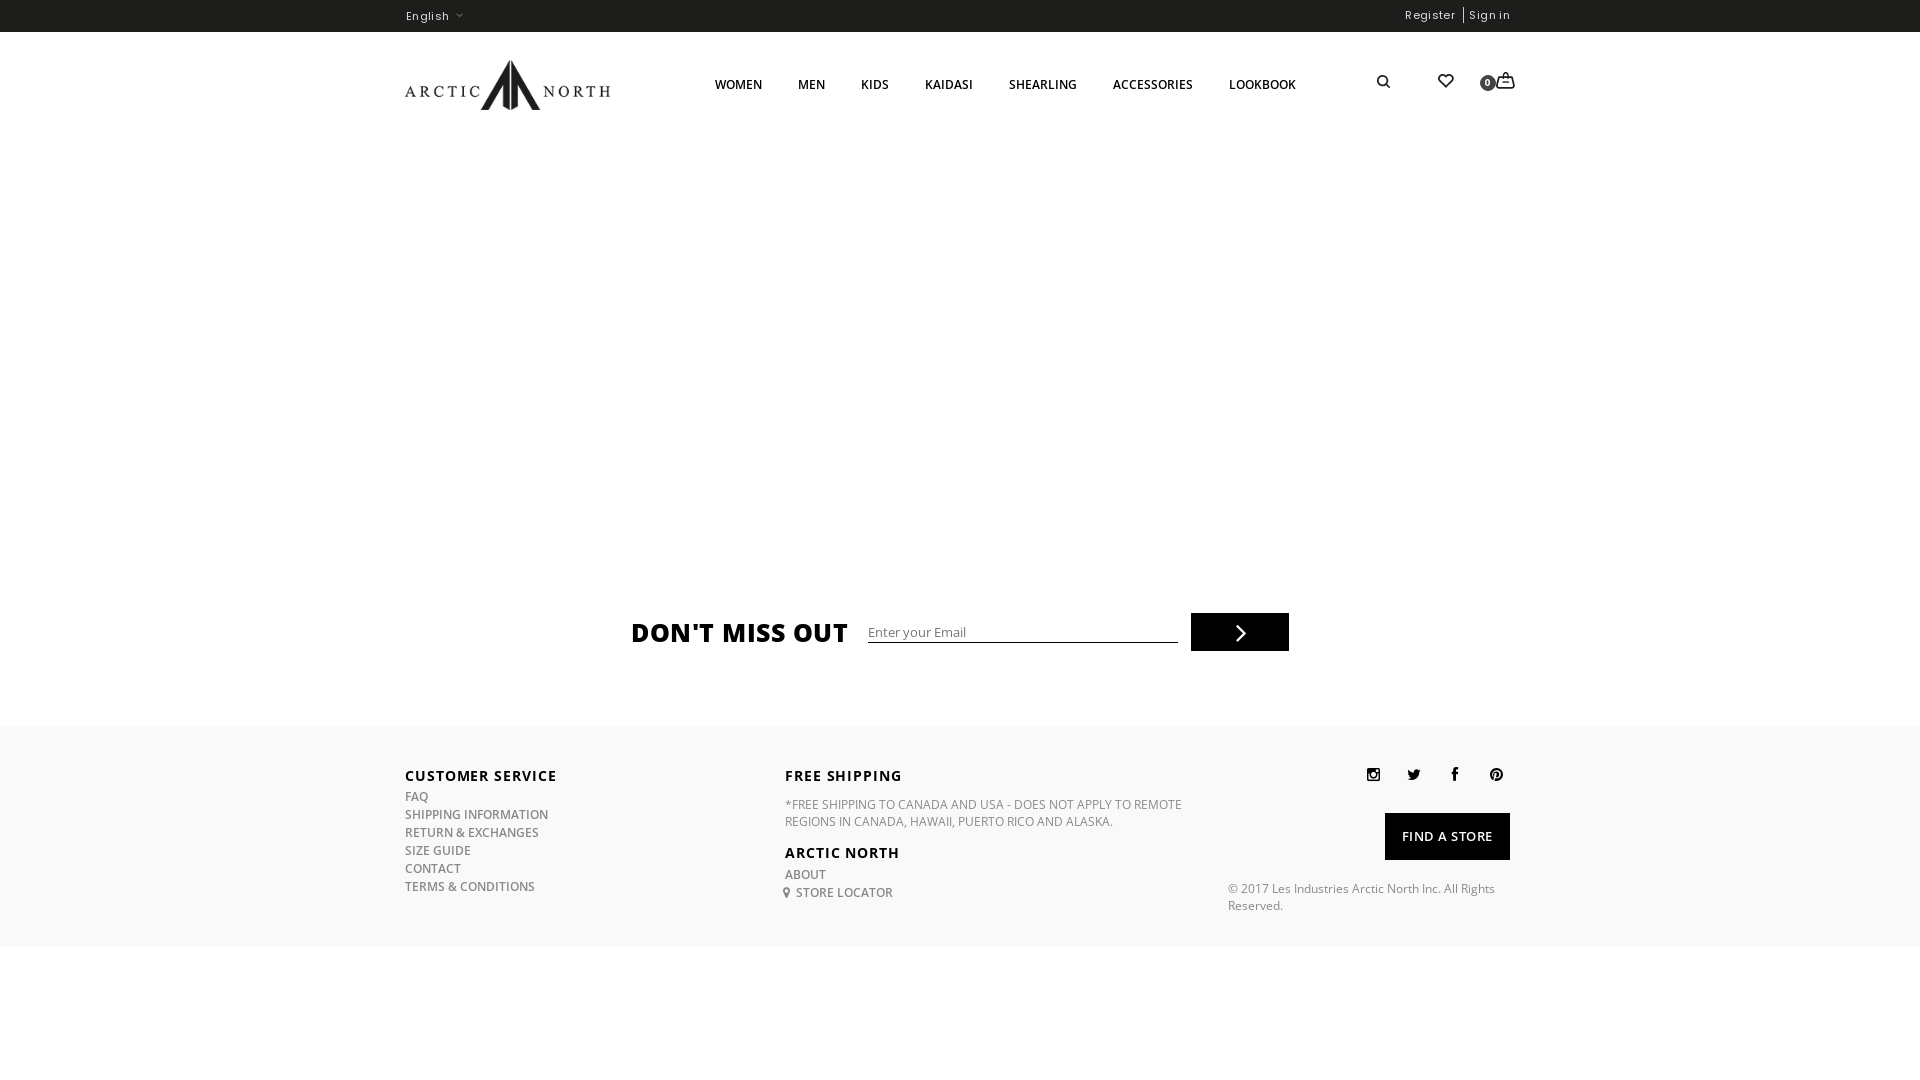 This screenshot has height=1080, width=1920. I want to click on '  STORE LOCATOR', so click(839, 891).